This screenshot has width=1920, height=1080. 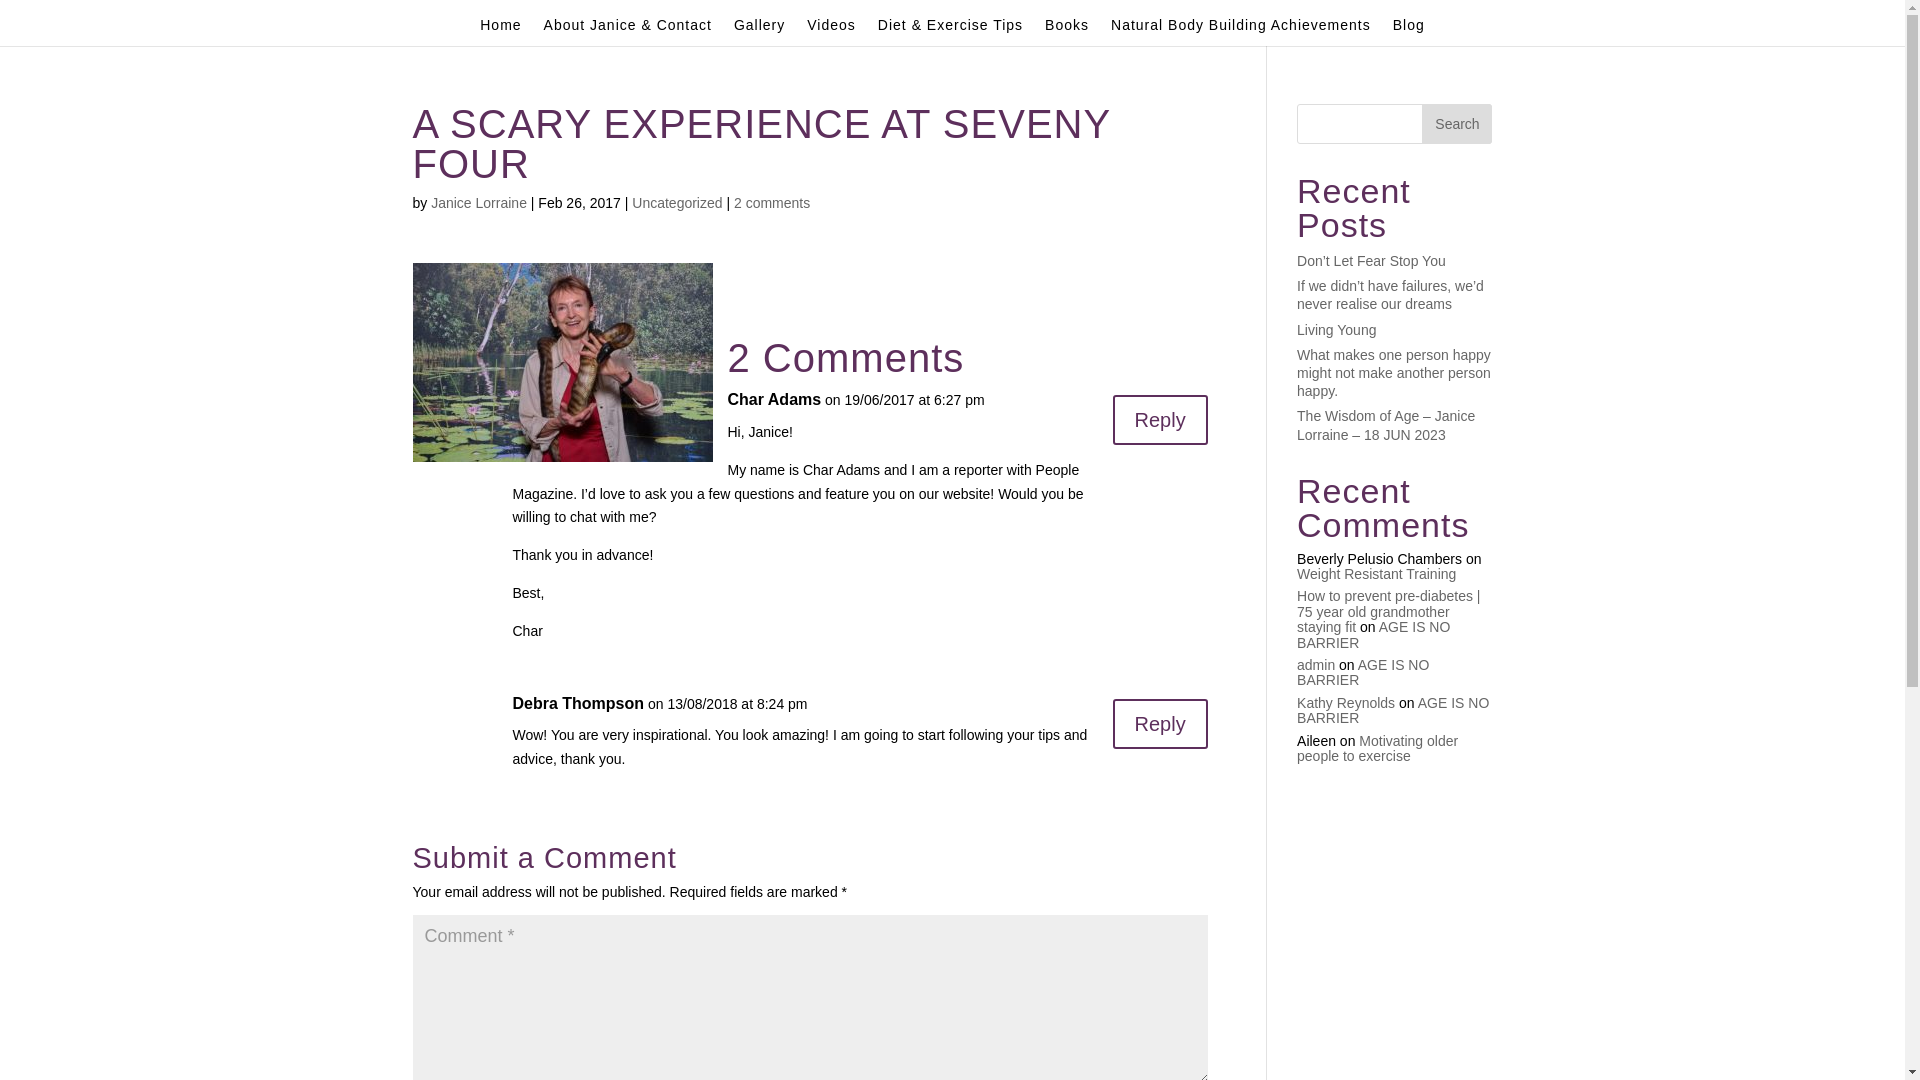 I want to click on 'Weight Resistant Training', so click(x=1375, y=574).